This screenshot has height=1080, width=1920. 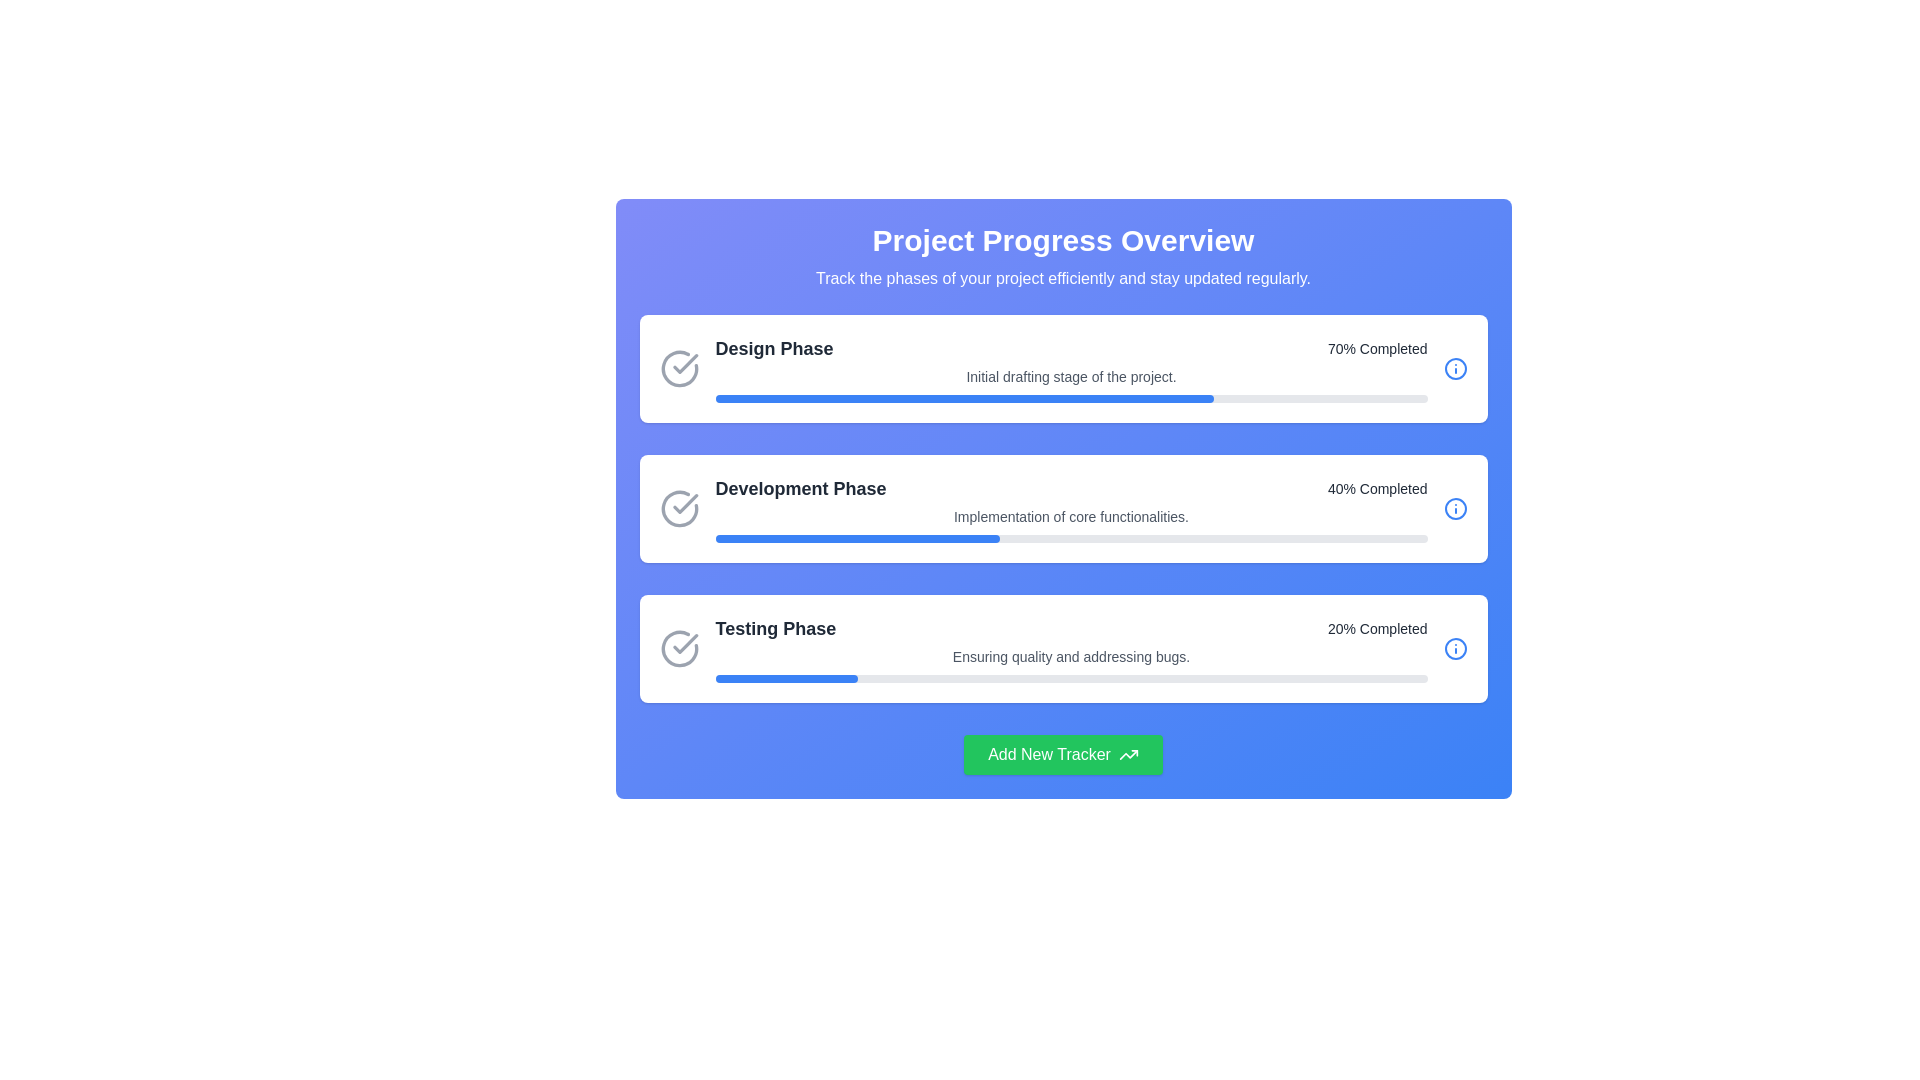 I want to click on the Text label that provides a brief description or status update of the testing phase, which is located within the 'Testing Phase' progress card, centered horizontally, below the 'Testing Phase' title and to the left of the '20% Completed' label, so click(x=1070, y=648).